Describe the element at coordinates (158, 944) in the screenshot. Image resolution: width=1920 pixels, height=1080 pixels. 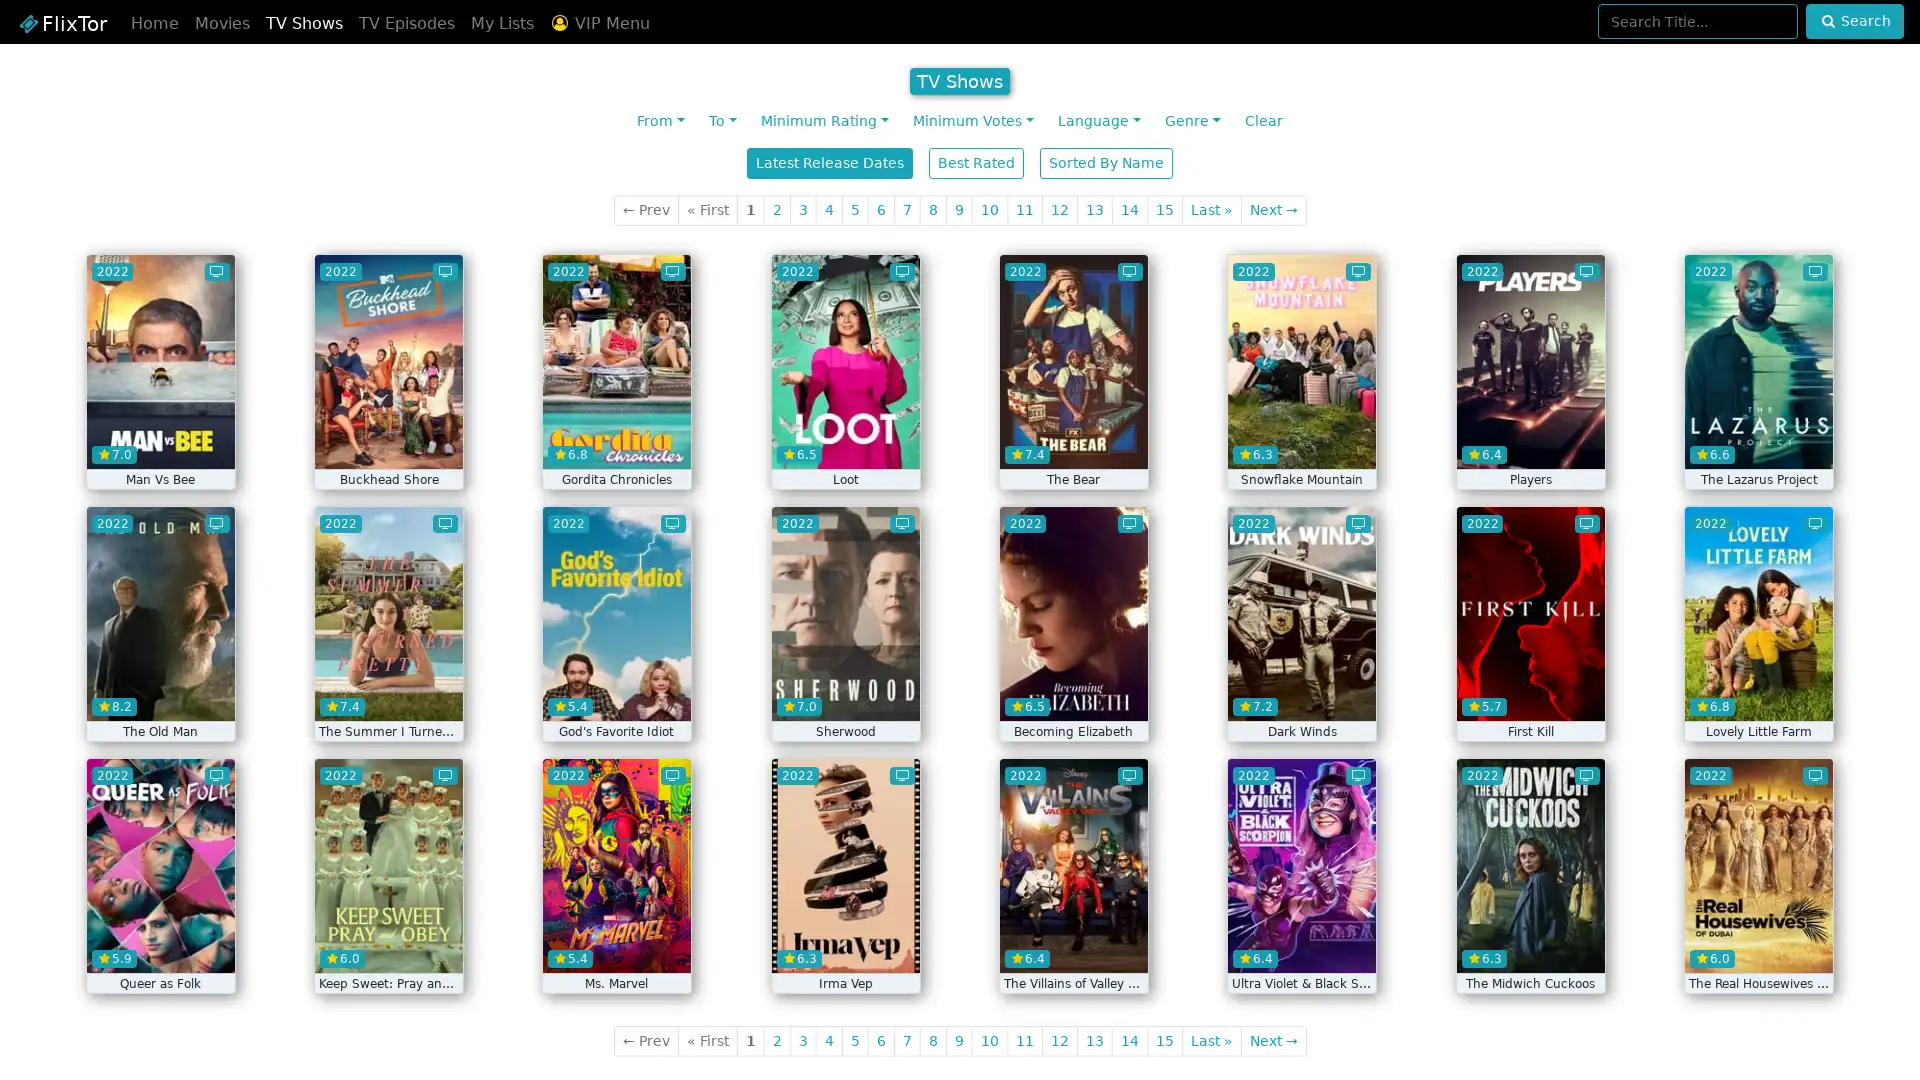
I see `Watch Now` at that location.